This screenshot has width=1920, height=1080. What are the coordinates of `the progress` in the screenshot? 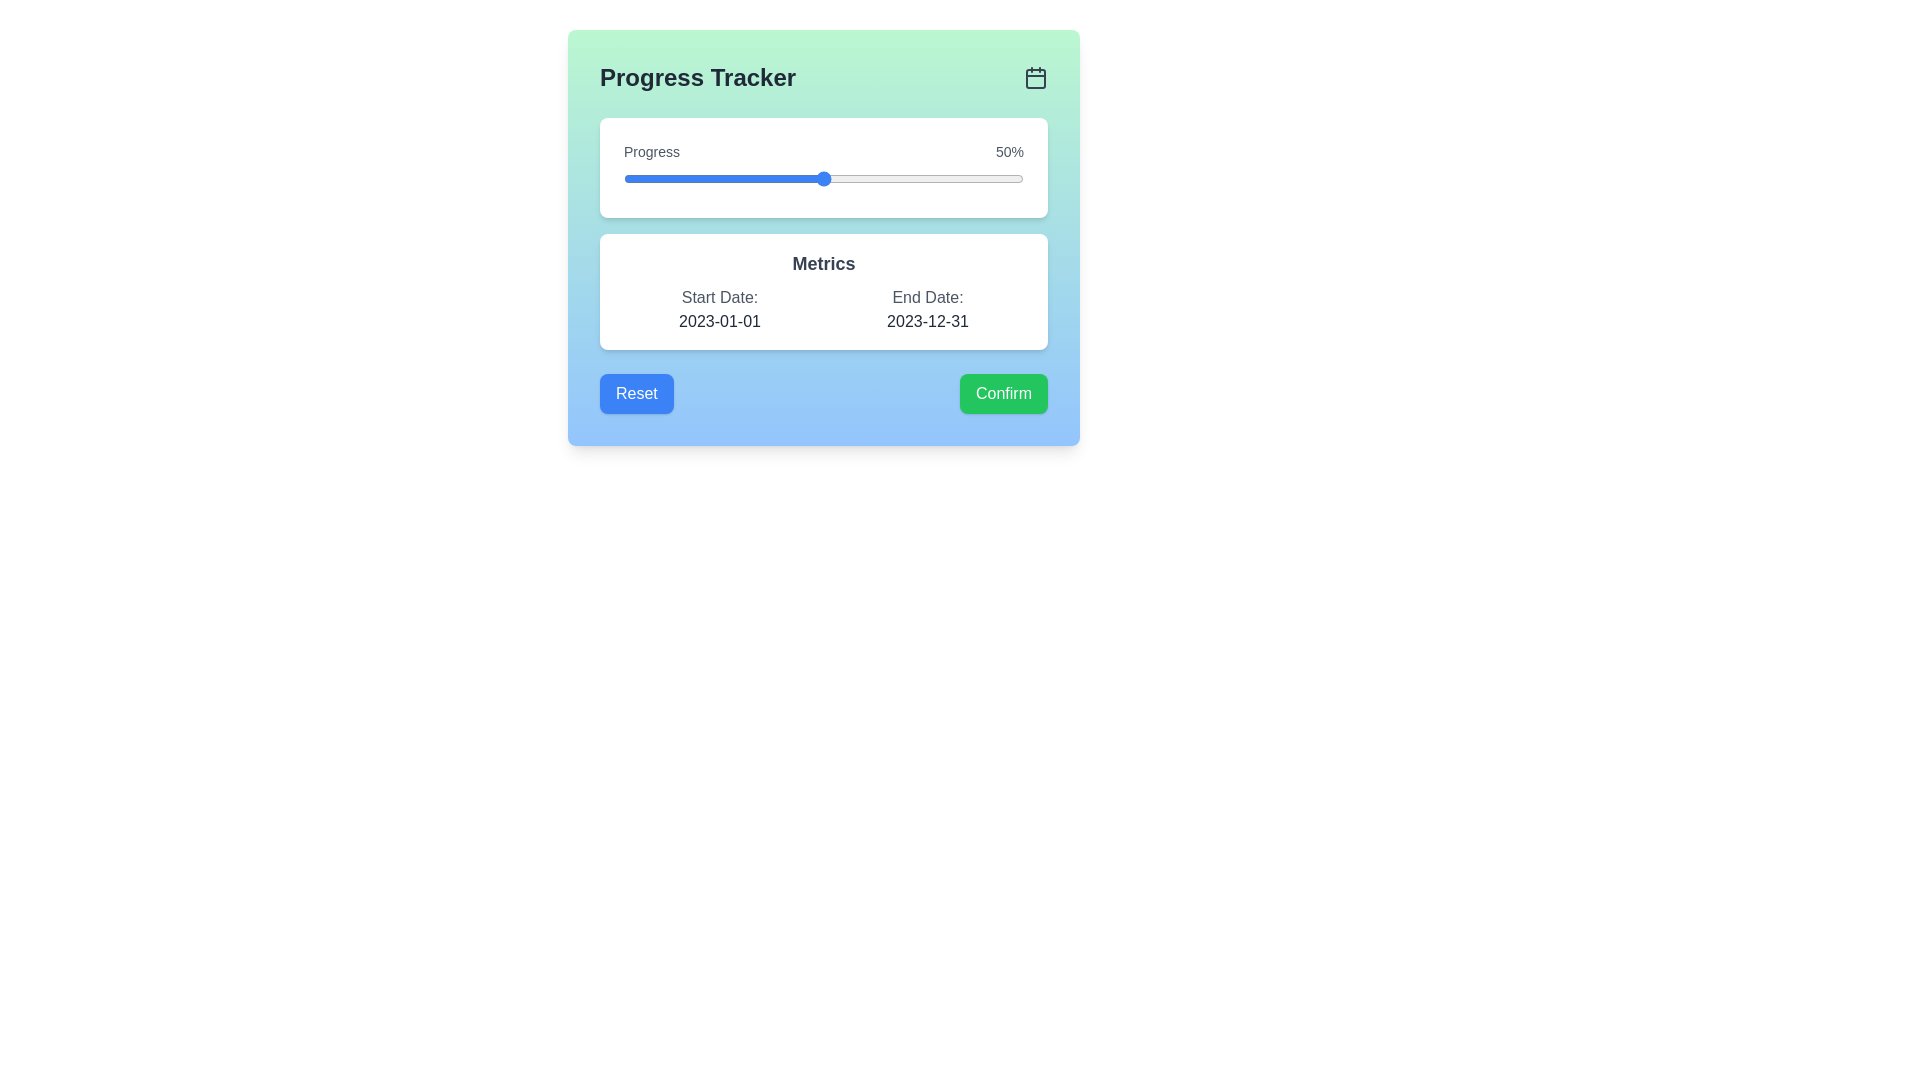 It's located at (778, 177).